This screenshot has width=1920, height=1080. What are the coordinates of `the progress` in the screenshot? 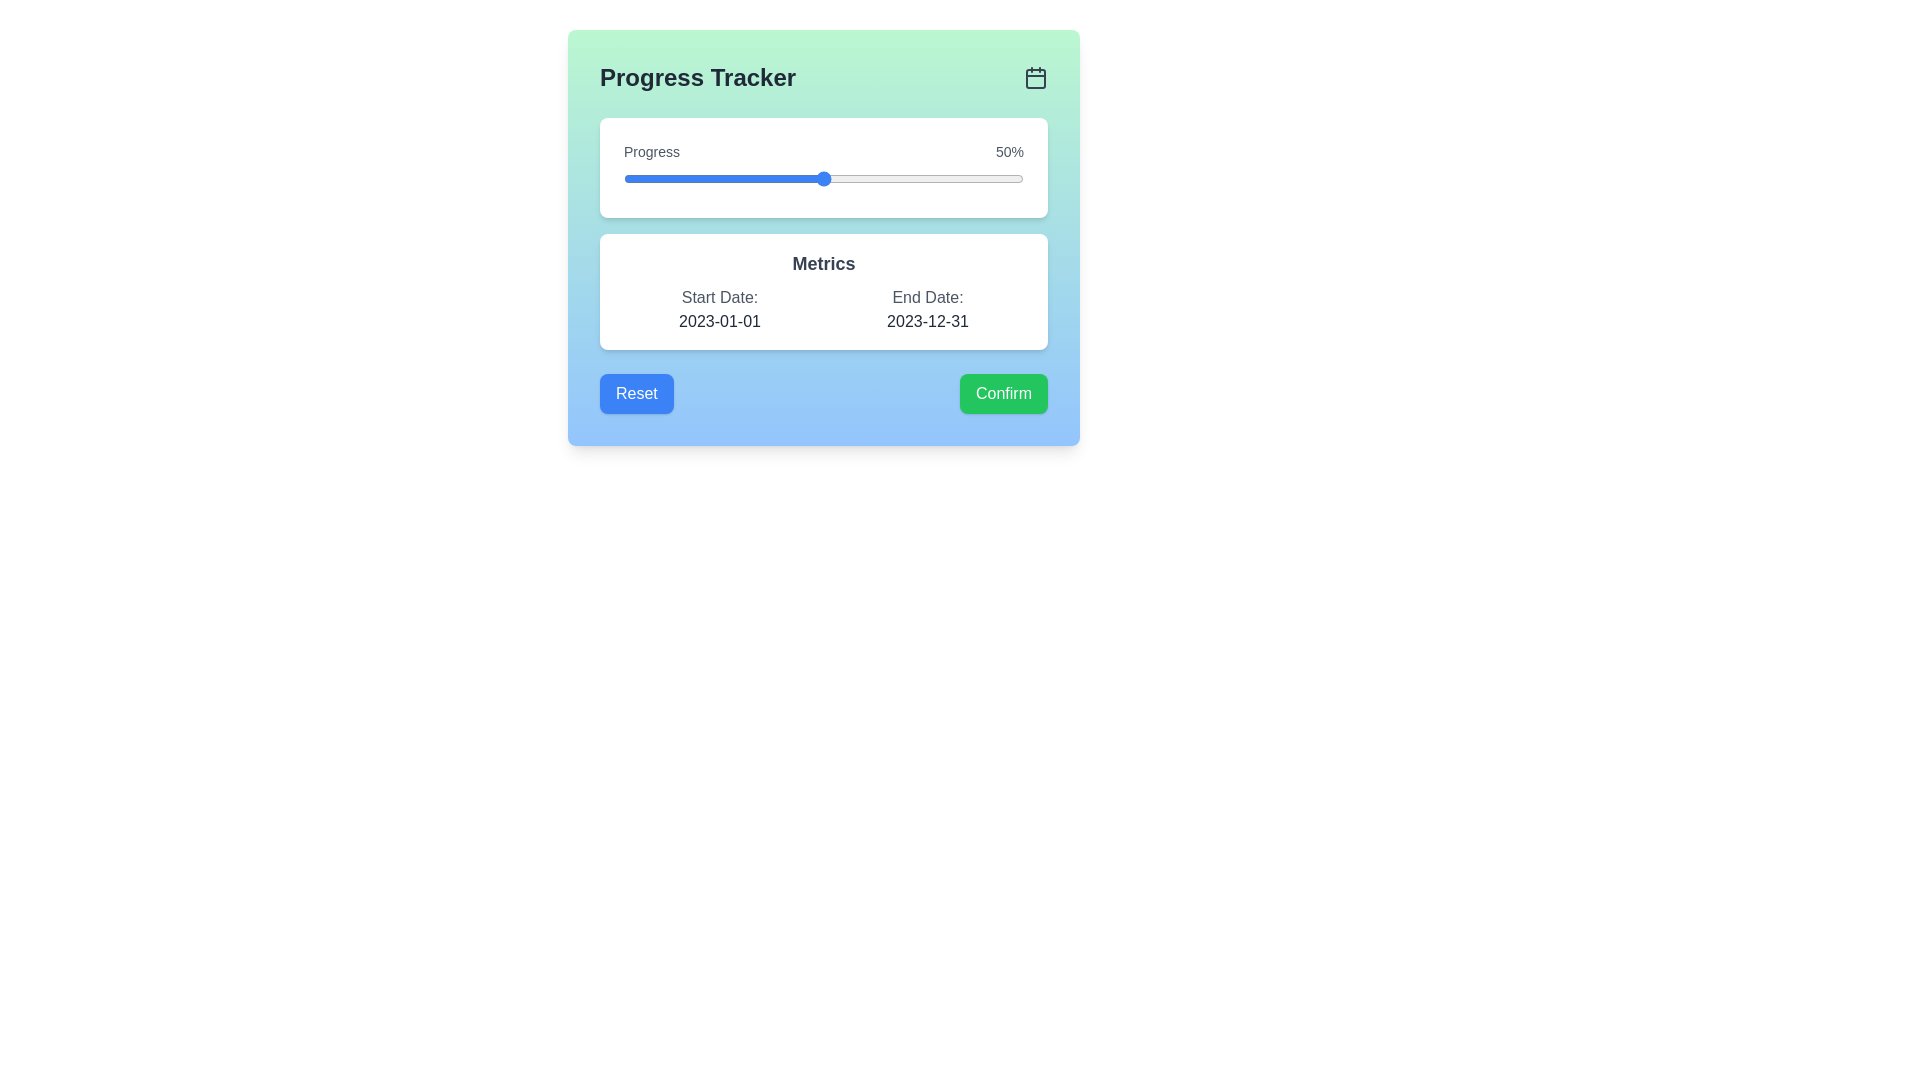 It's located at (778, 177).